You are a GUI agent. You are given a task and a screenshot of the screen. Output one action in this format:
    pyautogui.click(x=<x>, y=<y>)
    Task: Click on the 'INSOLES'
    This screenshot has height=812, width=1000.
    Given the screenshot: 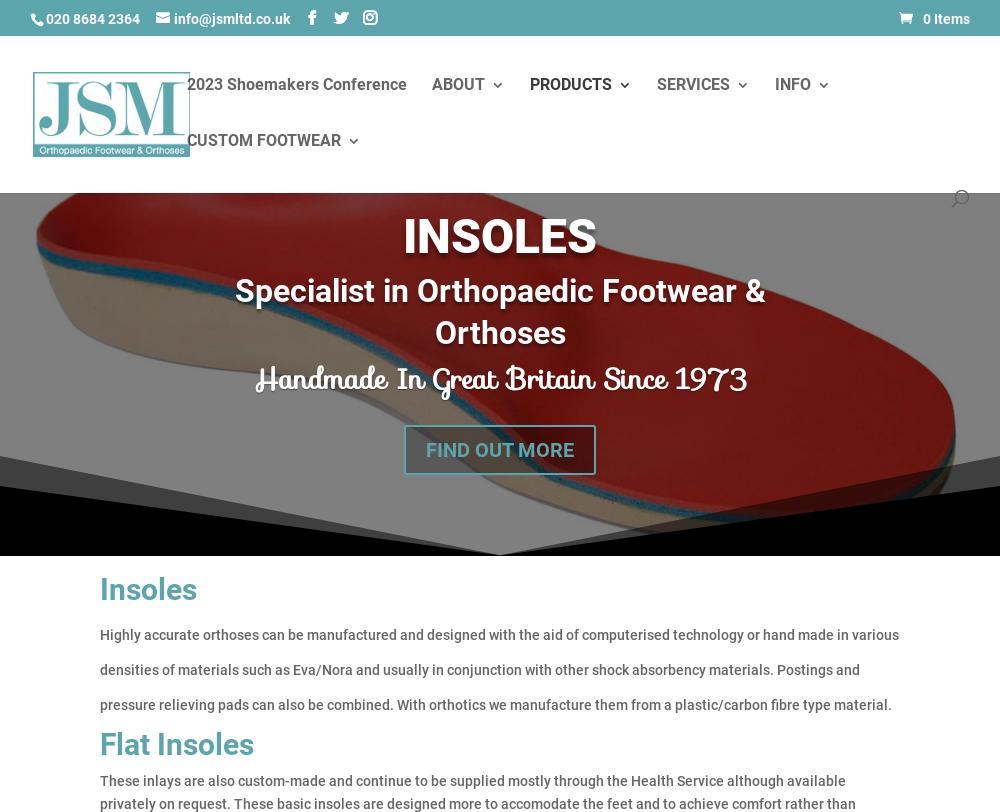 What is the action you would take?
    pyautogui.click(x=500, y=235)
    